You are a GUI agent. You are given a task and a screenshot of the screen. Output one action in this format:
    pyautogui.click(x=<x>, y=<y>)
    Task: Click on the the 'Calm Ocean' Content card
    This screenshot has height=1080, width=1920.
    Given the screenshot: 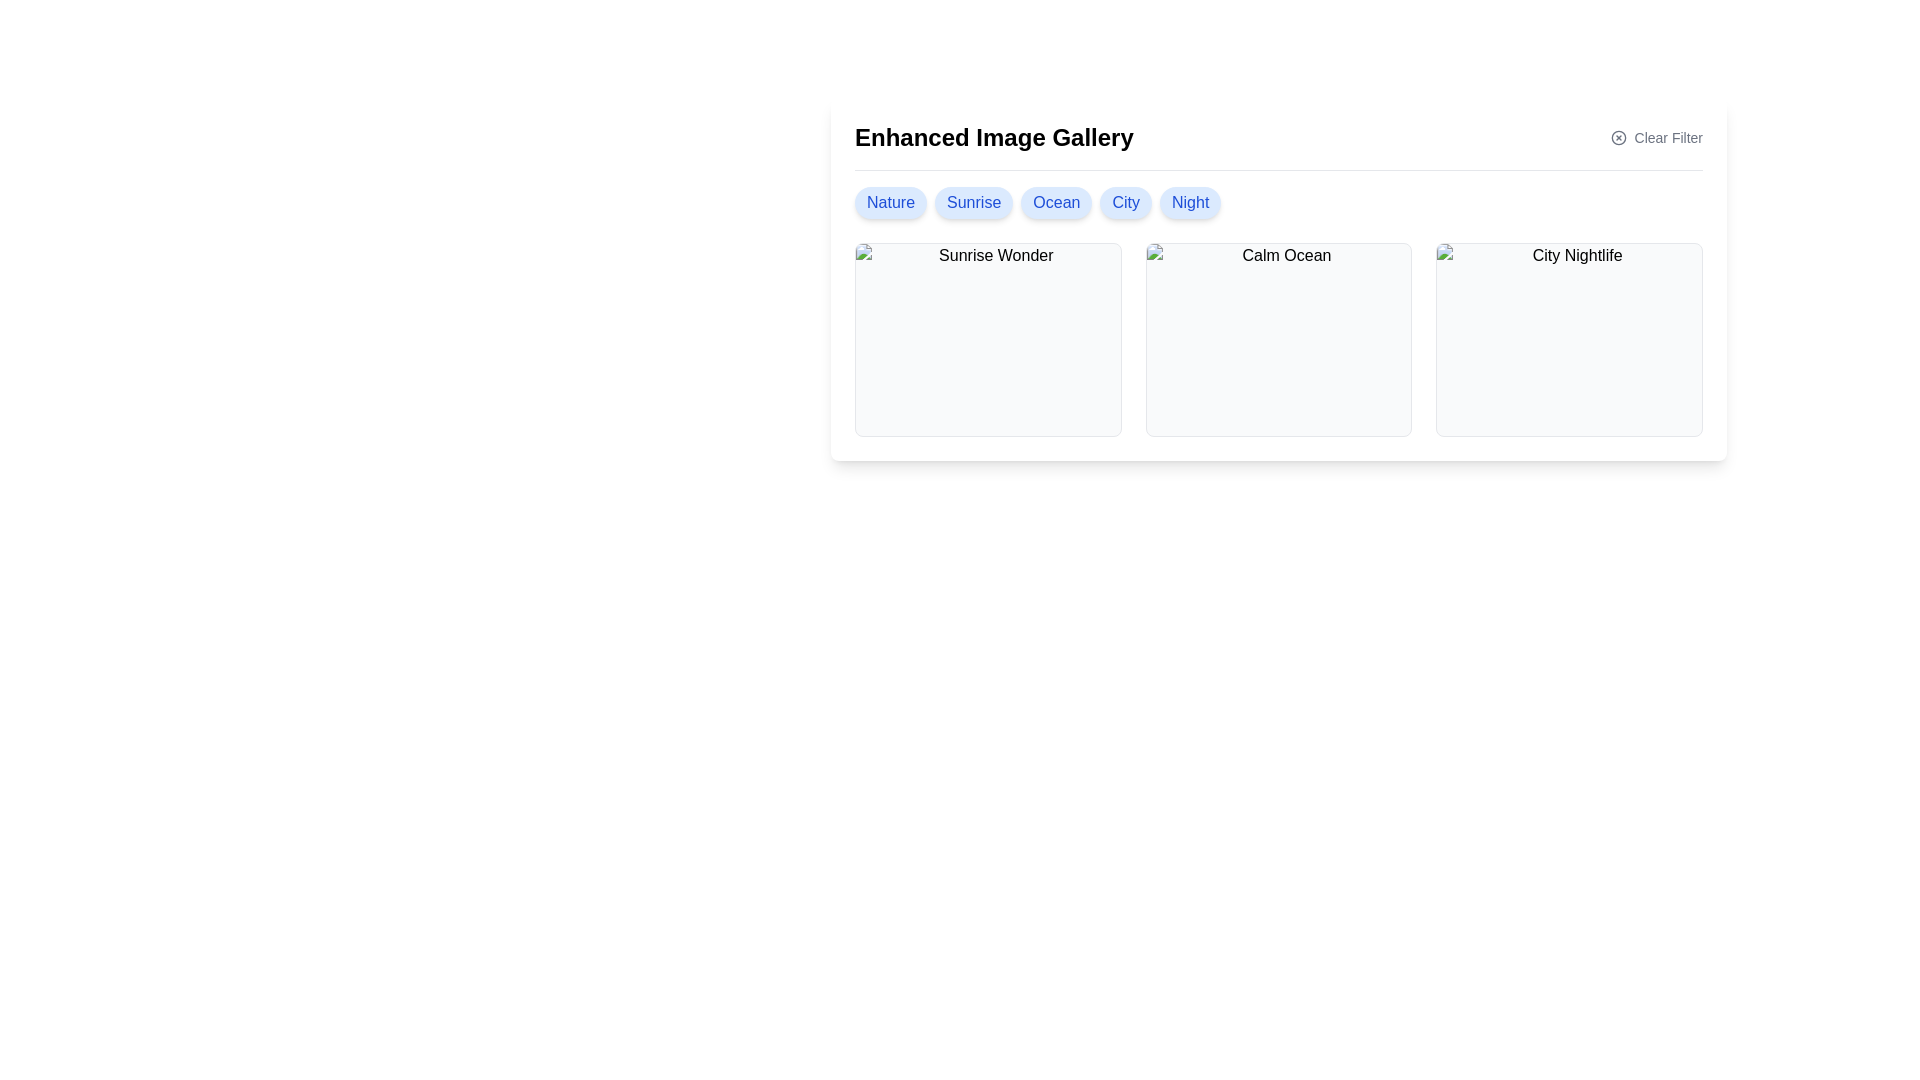 What is the action you would take?
    pyautogui.click(x=1277, y=338)
    